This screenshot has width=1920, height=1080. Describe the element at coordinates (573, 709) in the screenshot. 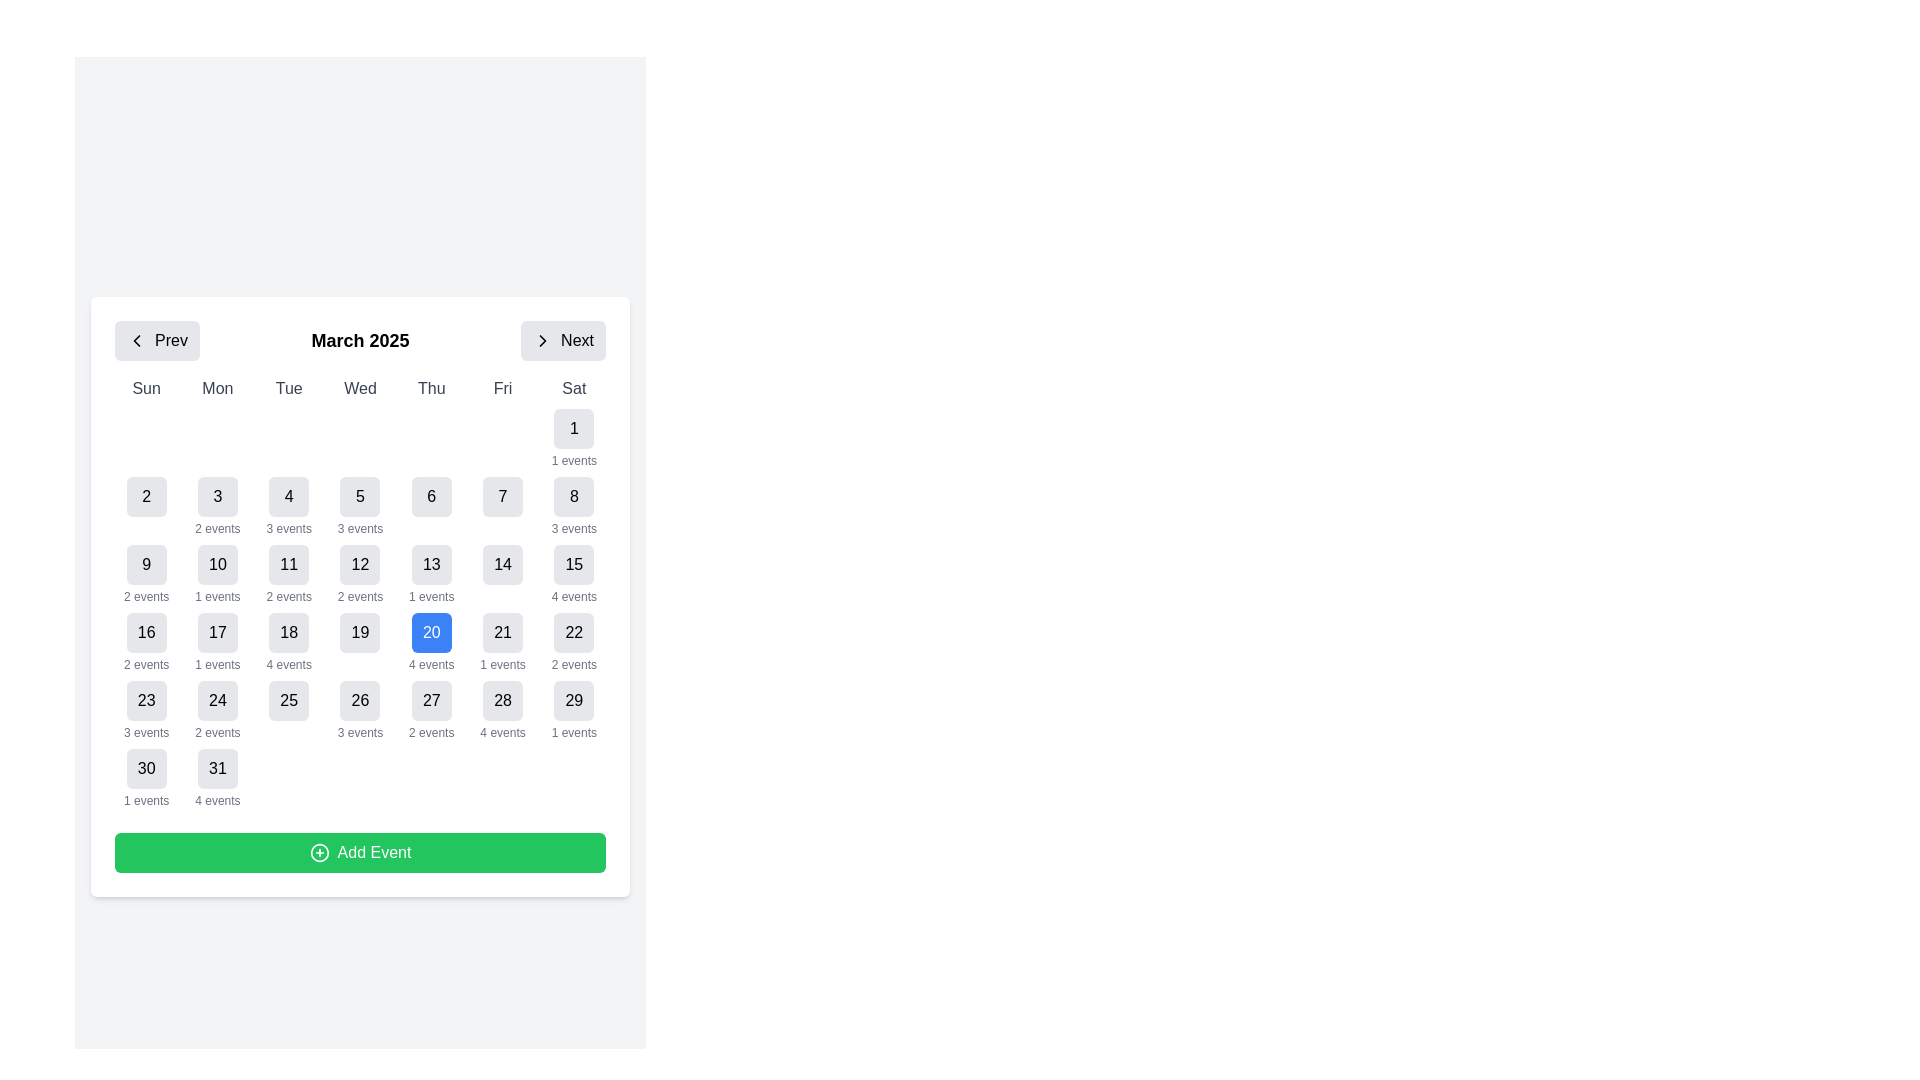

I see `the calendar date cell displaying '29' with a light gray background and '1 events' below` at that location.